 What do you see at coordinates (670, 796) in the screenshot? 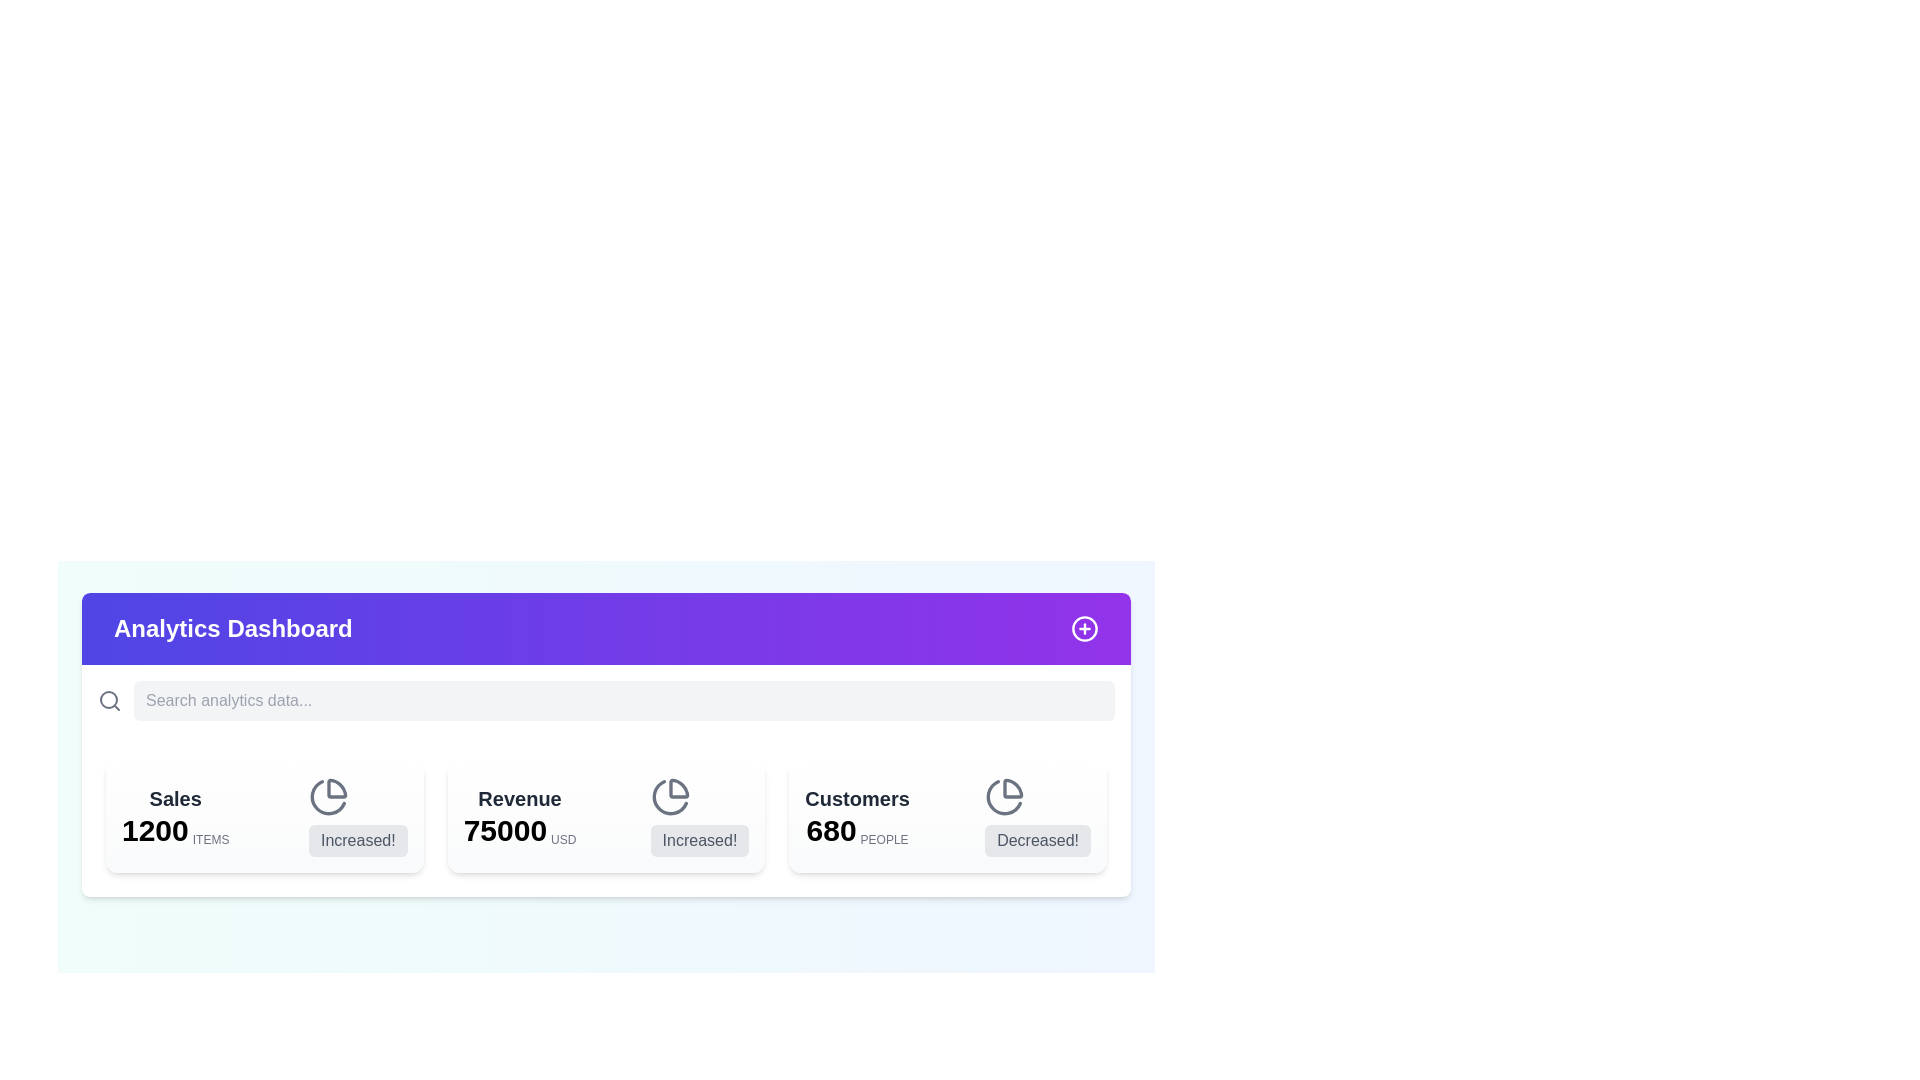
I see `the inline SVG pie chart icon with a gray color scheme located in the 'Revenue' section of the dashboard, positioned above the text 'Increased!' and next to the value of 75000 USD` at bounding box center [670, 796].